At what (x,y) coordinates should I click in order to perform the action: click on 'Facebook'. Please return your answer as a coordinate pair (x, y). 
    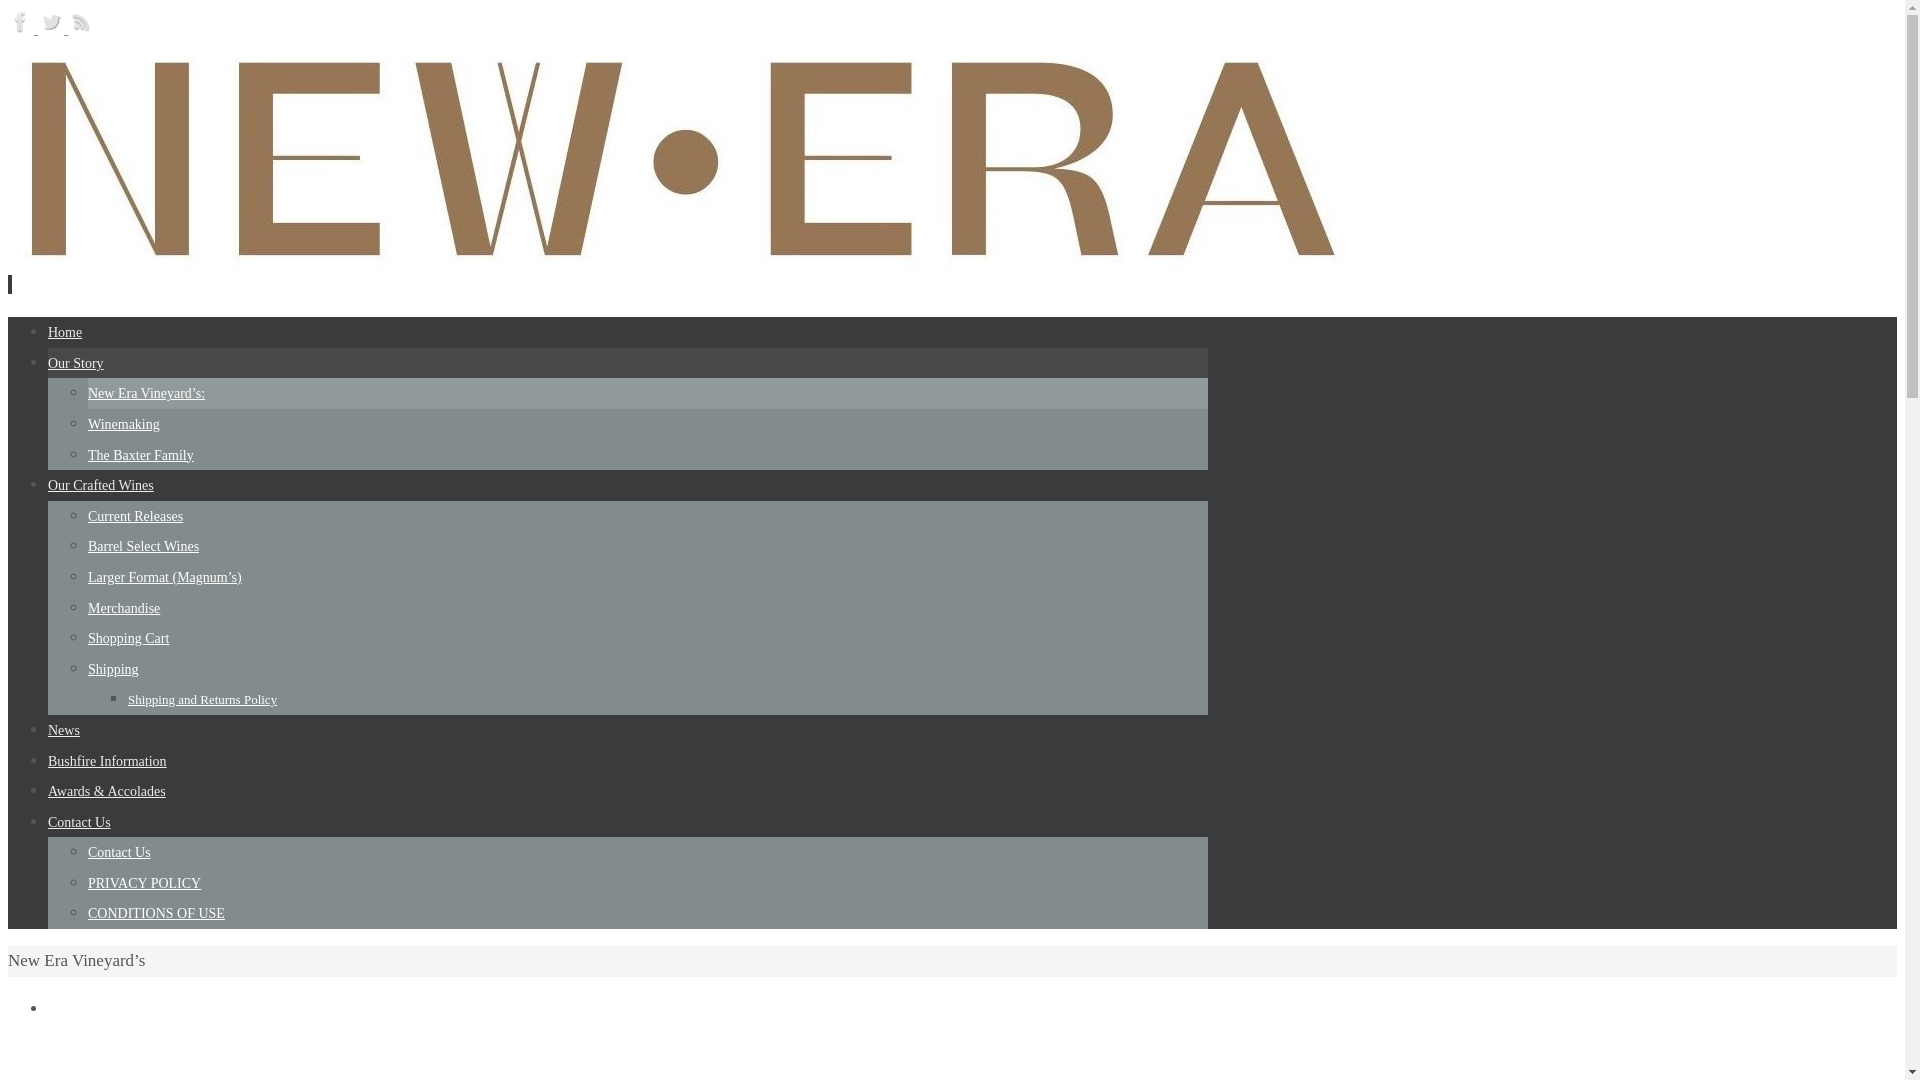
    Looking at the image, I should click on (23, 28).